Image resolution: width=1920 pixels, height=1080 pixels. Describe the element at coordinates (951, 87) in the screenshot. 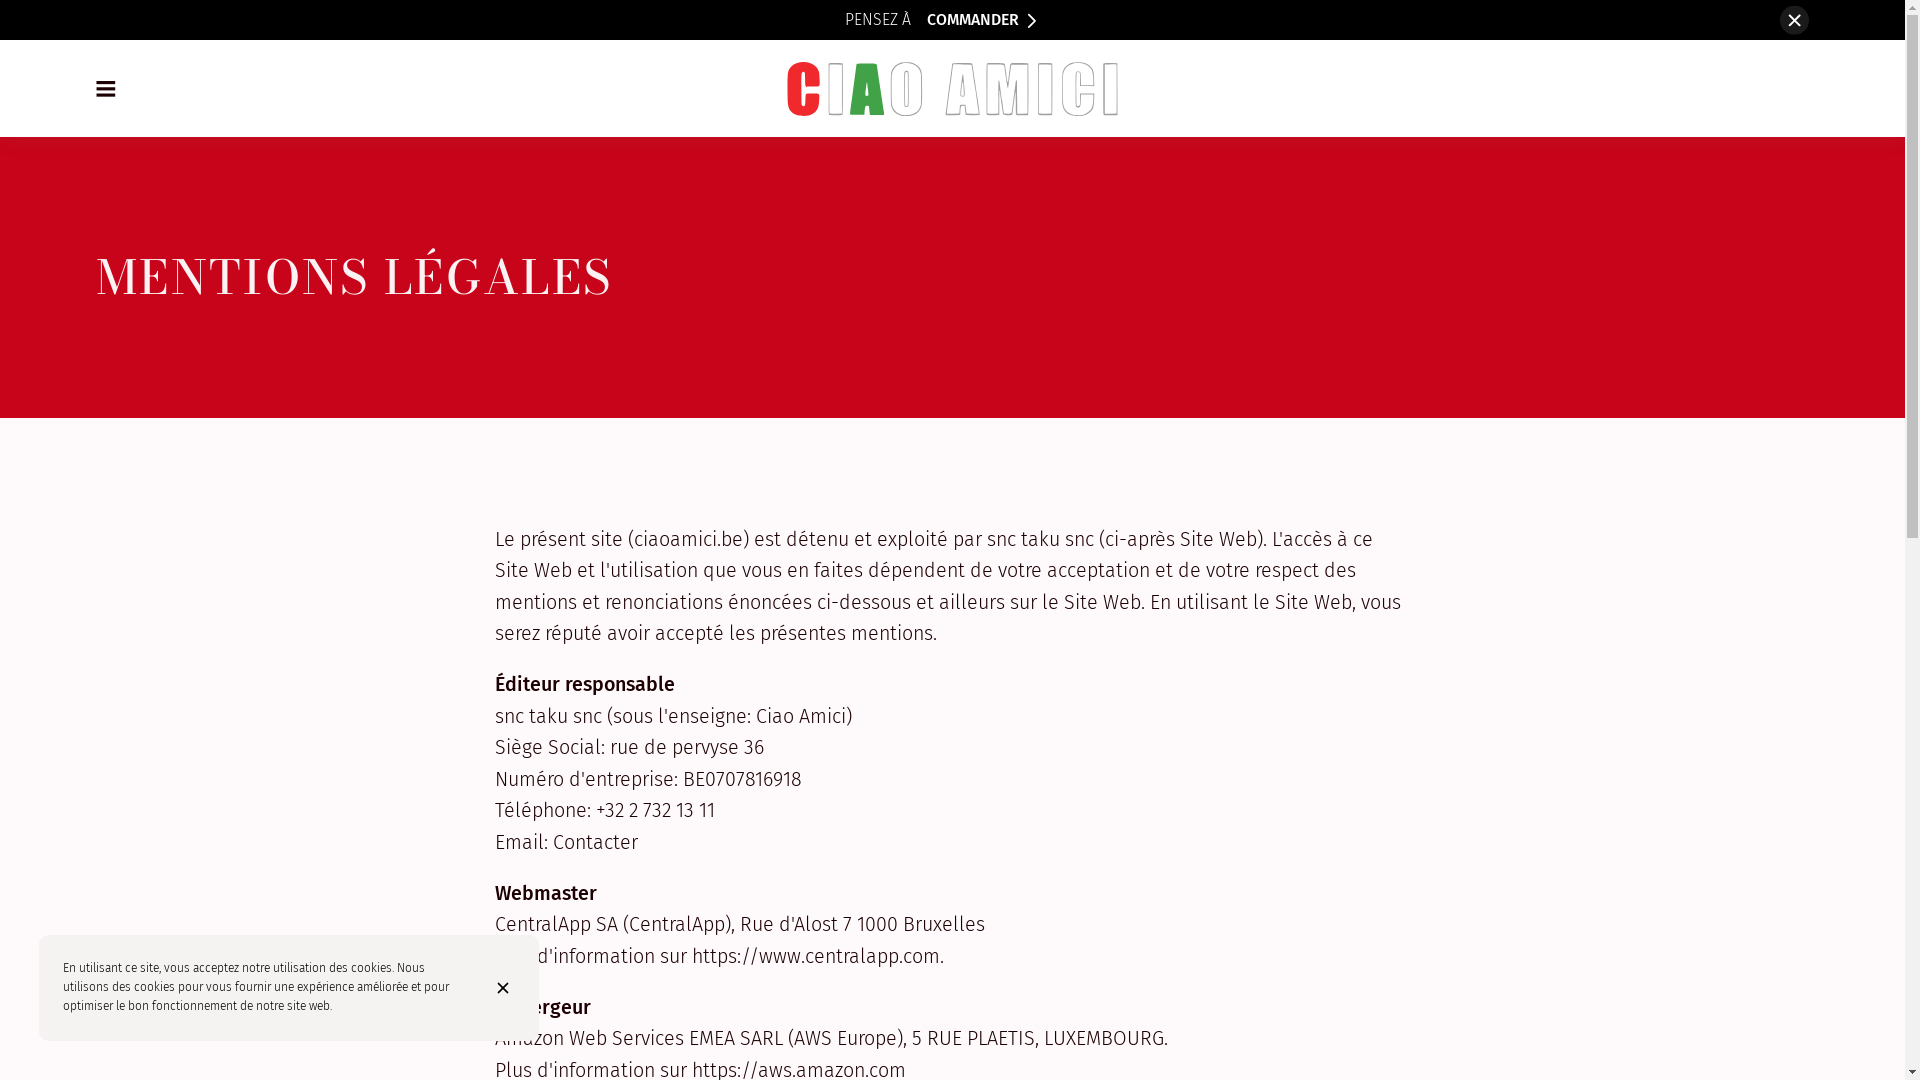

I see `'CIAO AMICI'` at that location.